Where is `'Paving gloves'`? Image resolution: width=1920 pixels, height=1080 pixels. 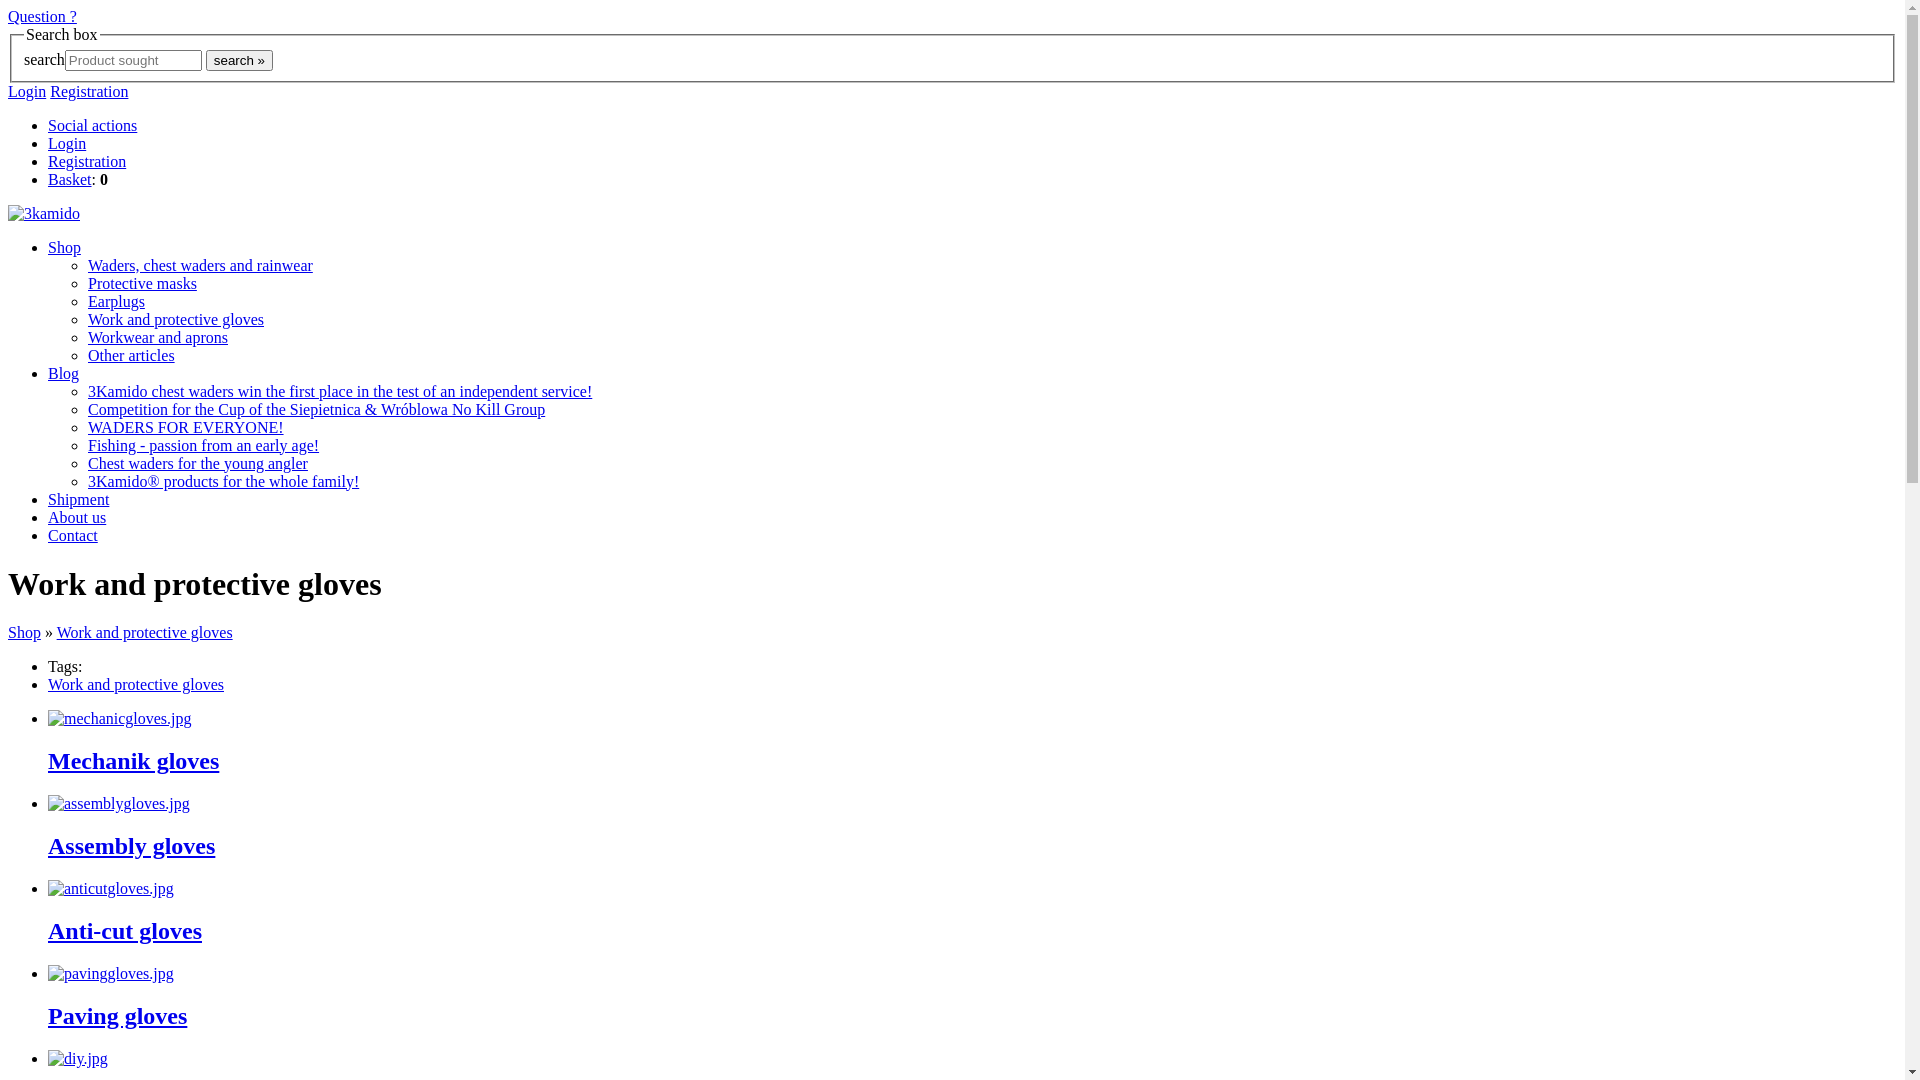
'Paving gloves' is located at coordinates (116, 1015).